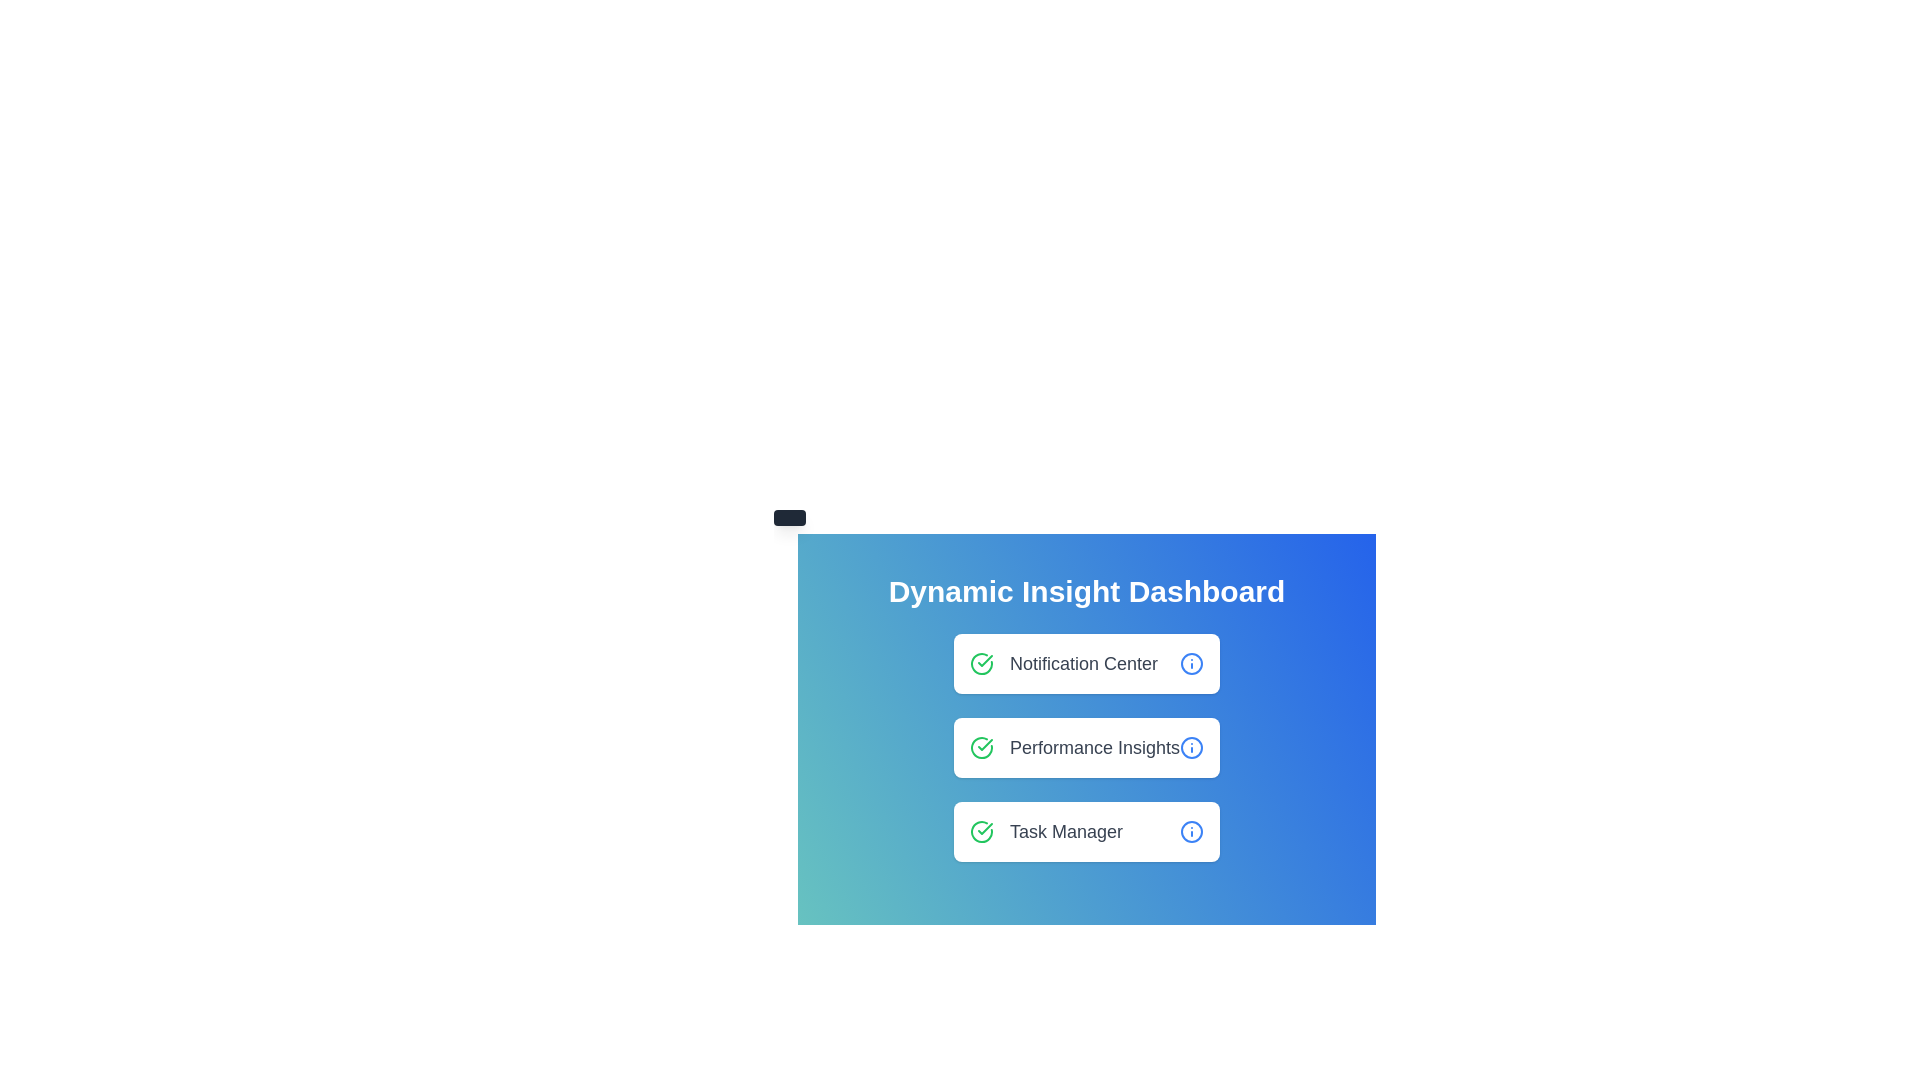 The height and width of the screenshot is (1080, 1920). I want to click on the information indicator icon located at the rightmost side of the 'Notification Center' section, aligned horizontally with the section title, so click(1191, 663).